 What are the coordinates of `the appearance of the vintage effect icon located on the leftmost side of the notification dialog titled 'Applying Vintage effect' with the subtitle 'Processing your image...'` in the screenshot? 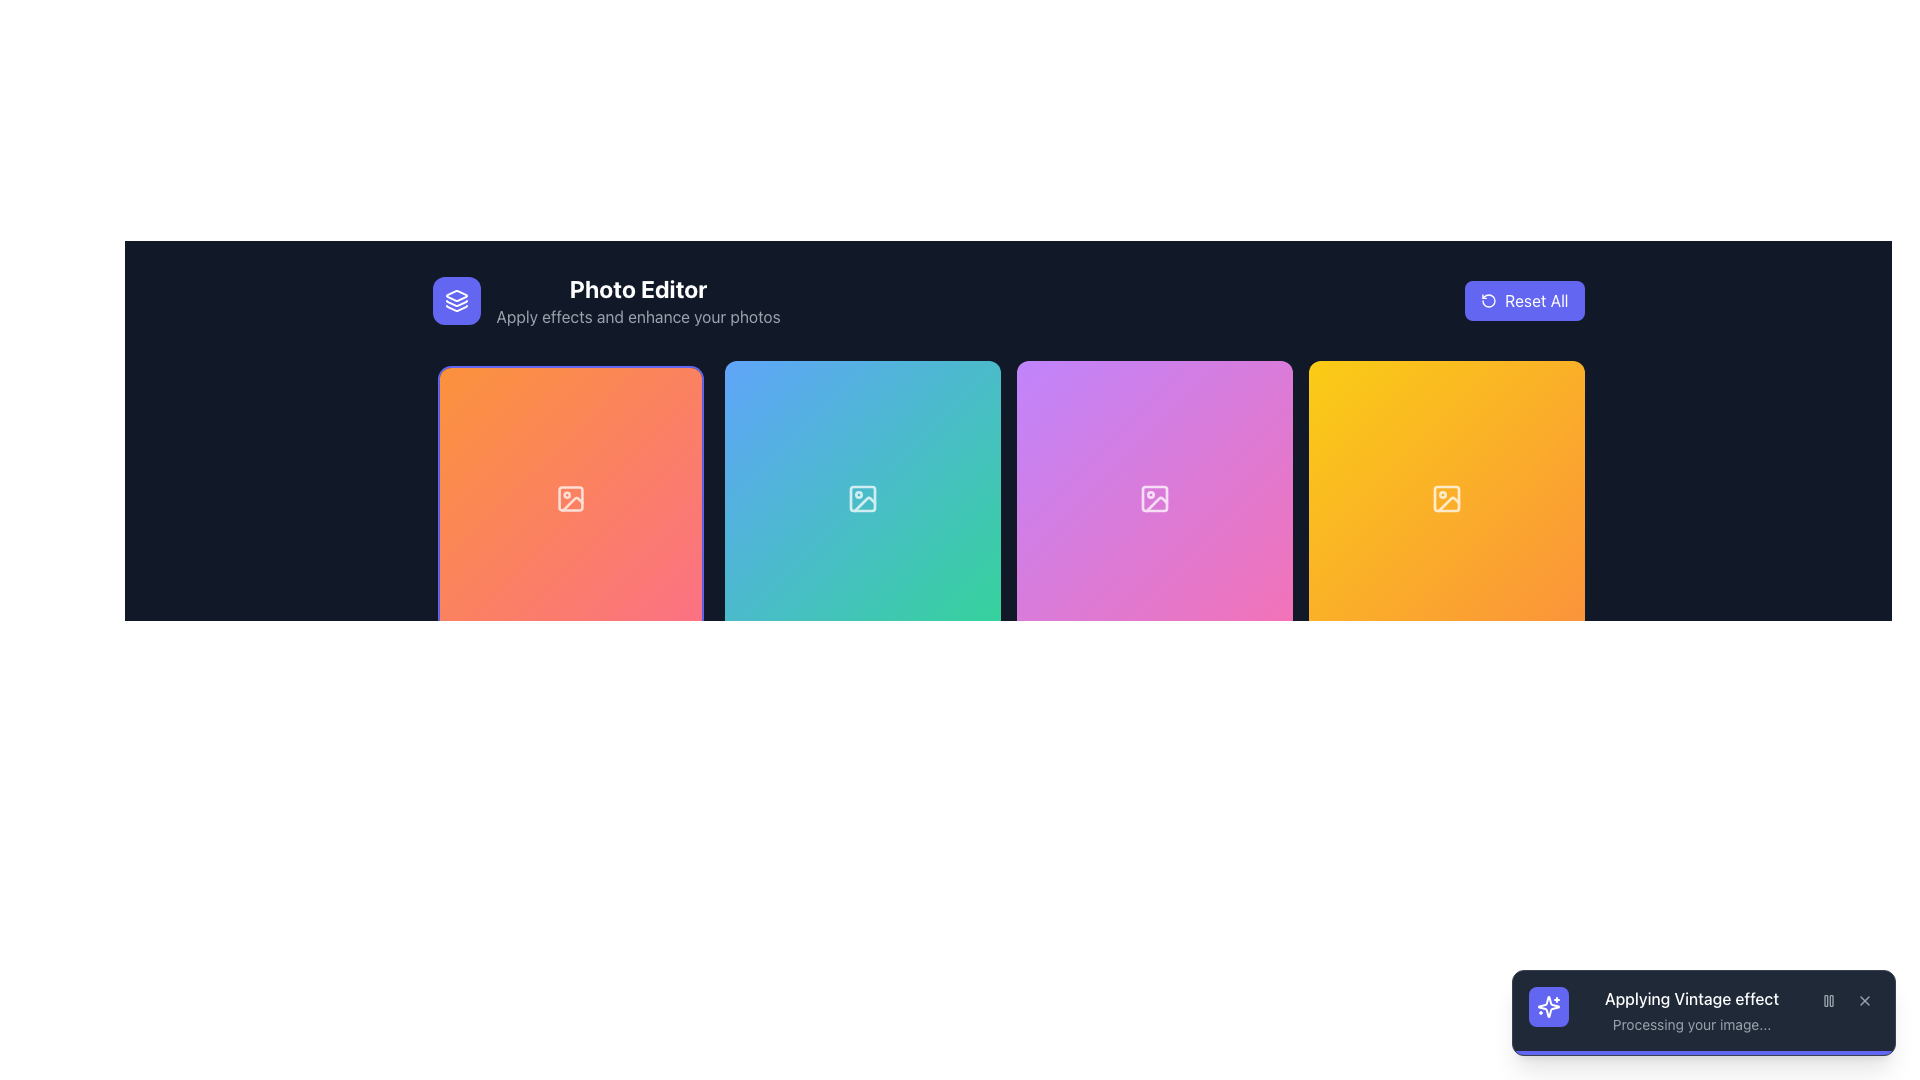 It's located at (1548, 1006).